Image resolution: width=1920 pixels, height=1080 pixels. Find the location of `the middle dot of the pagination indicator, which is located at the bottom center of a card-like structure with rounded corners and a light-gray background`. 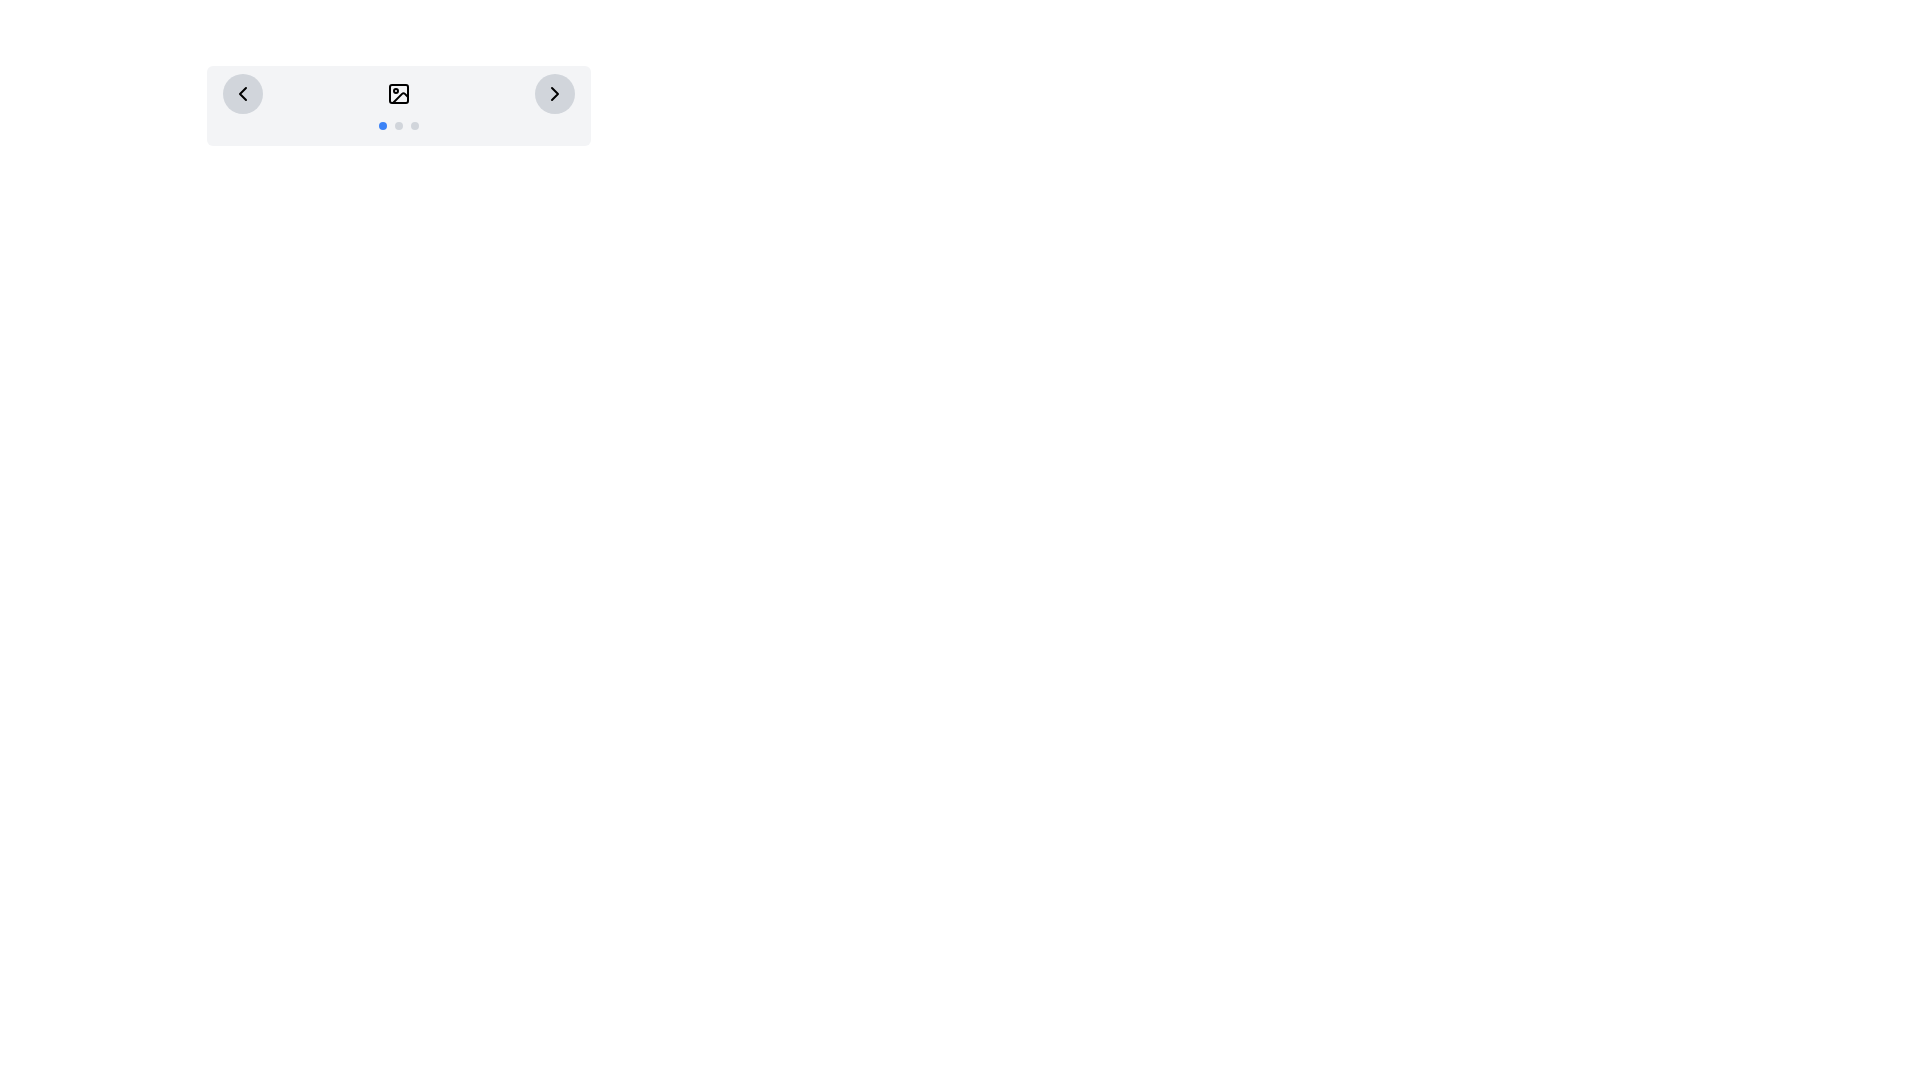

the middle dot of the pagination indicator, which is located at the bottom center of a card-like structure with rounded corners and a light-gray background is located at coordinates (398, 126).